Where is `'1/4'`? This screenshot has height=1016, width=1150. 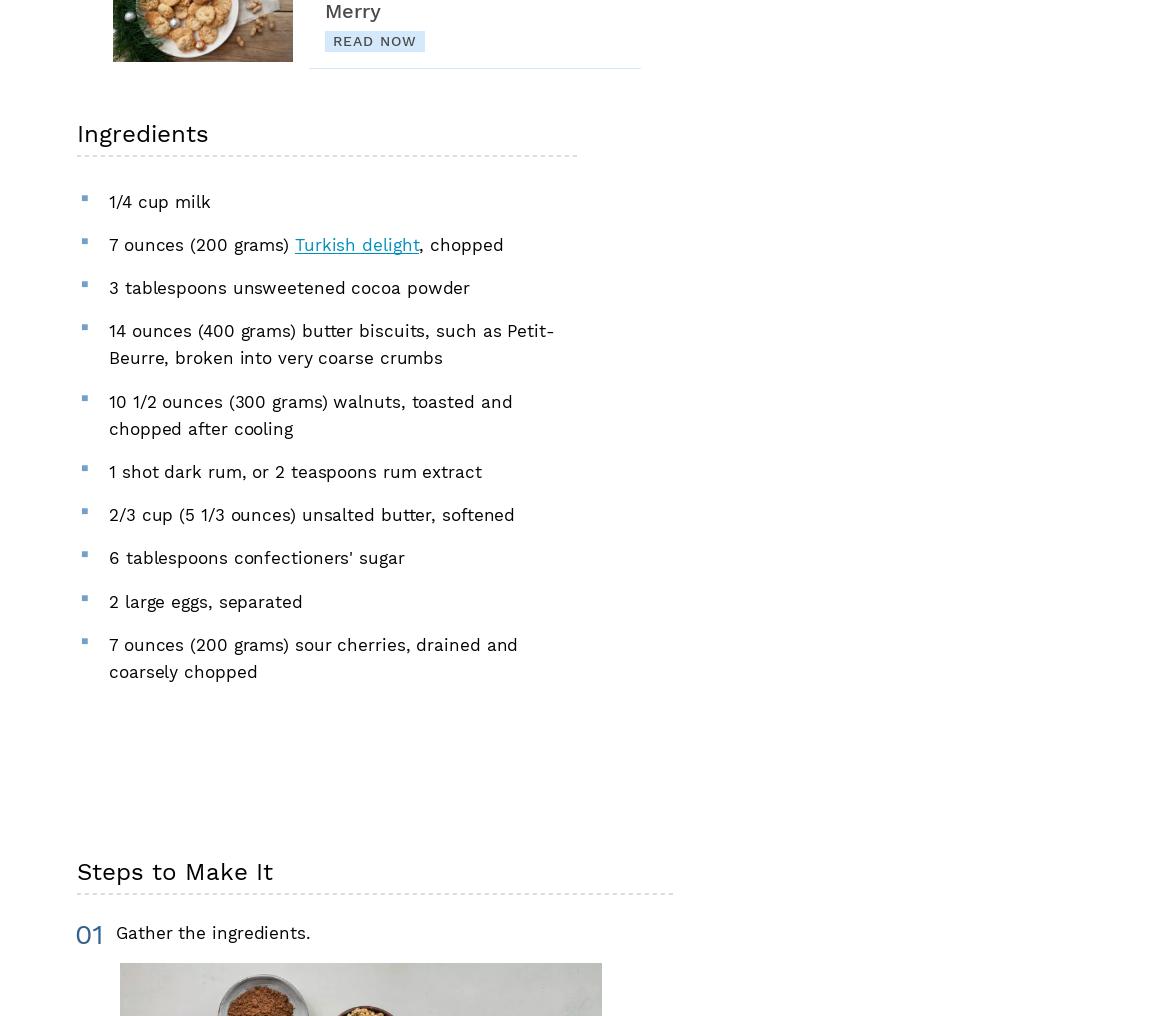 '1/4' is located at coordinates (108, 200).